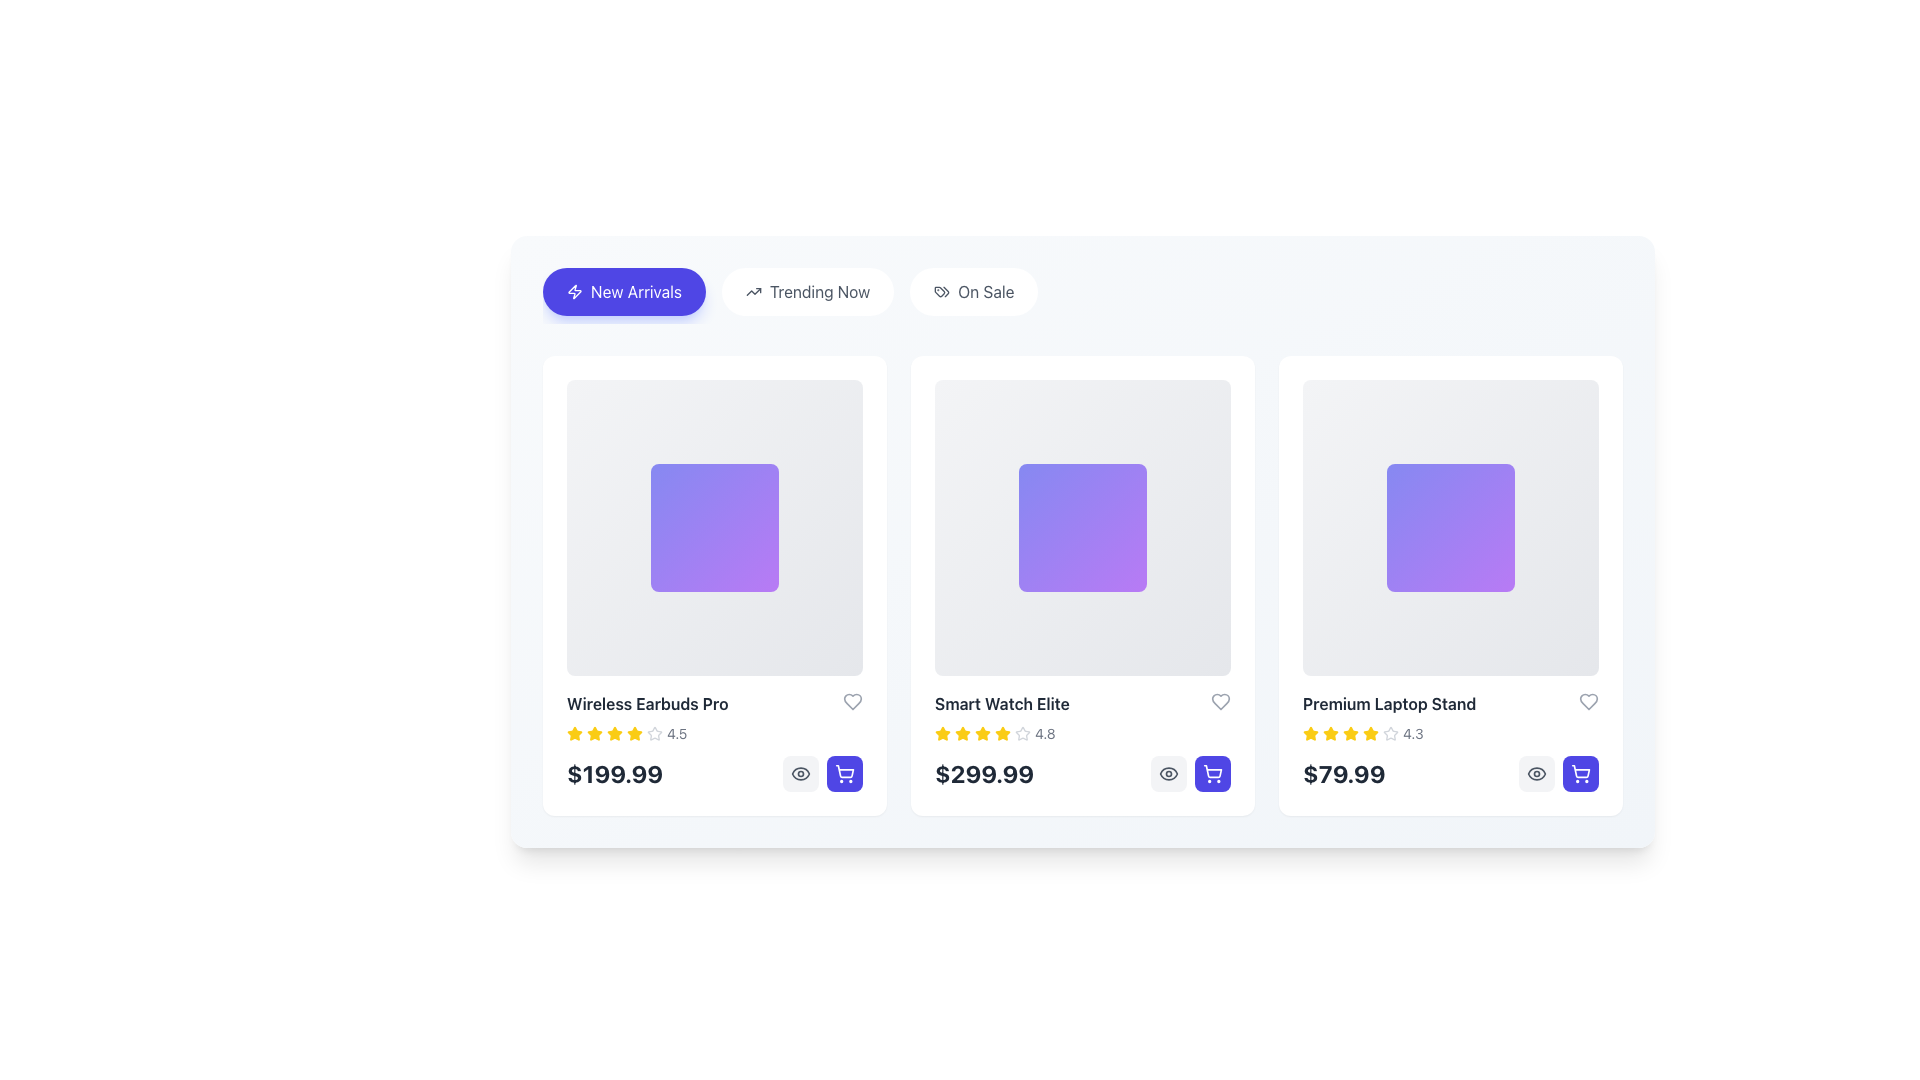  Describe the element at coordinates (1022, 733) in the screenshot. I see `the second gray star icon in the rating system for 'Smart Watch Elite', which is part of a horizontally-aligned product list` at that location.